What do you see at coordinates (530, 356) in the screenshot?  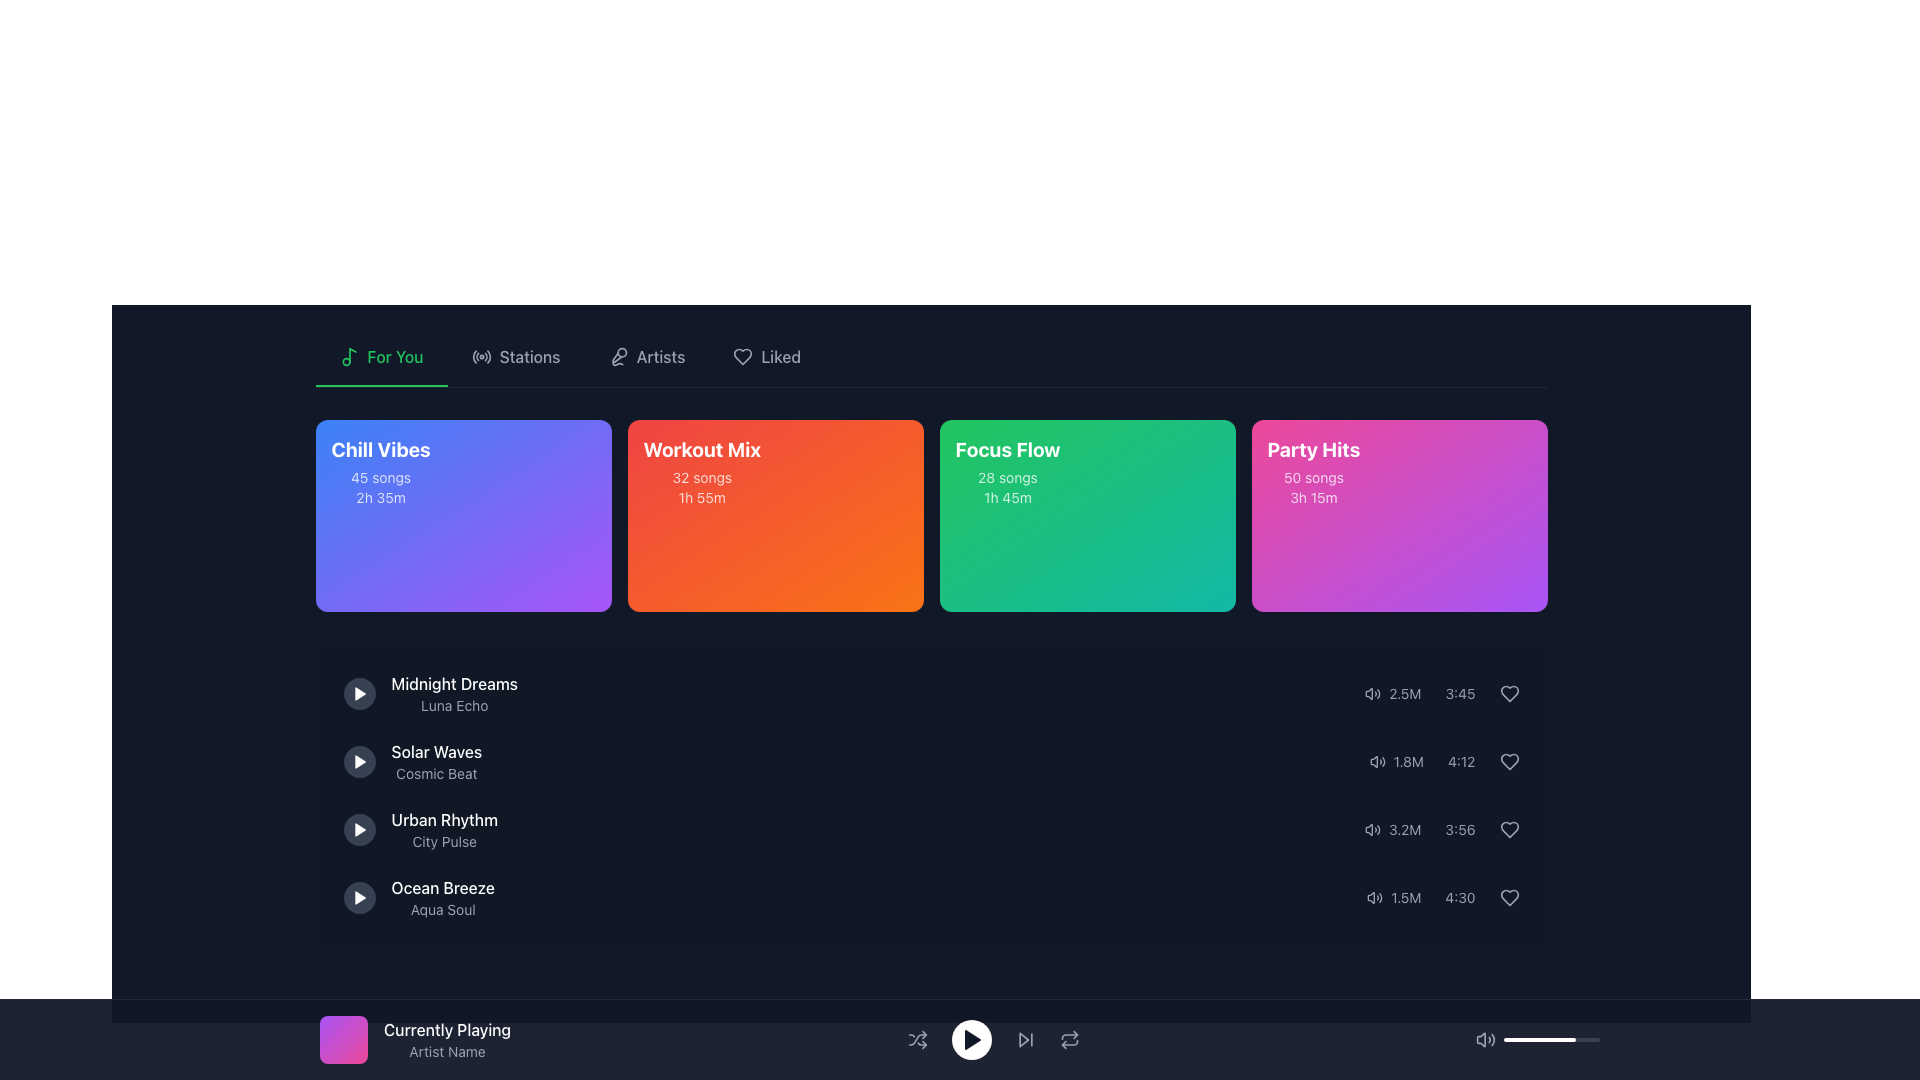 I see `the 'Stations' label in the top navigation bar, which is the third item from the left, styled with a larger and bold font` at bounding box center [530, 356].